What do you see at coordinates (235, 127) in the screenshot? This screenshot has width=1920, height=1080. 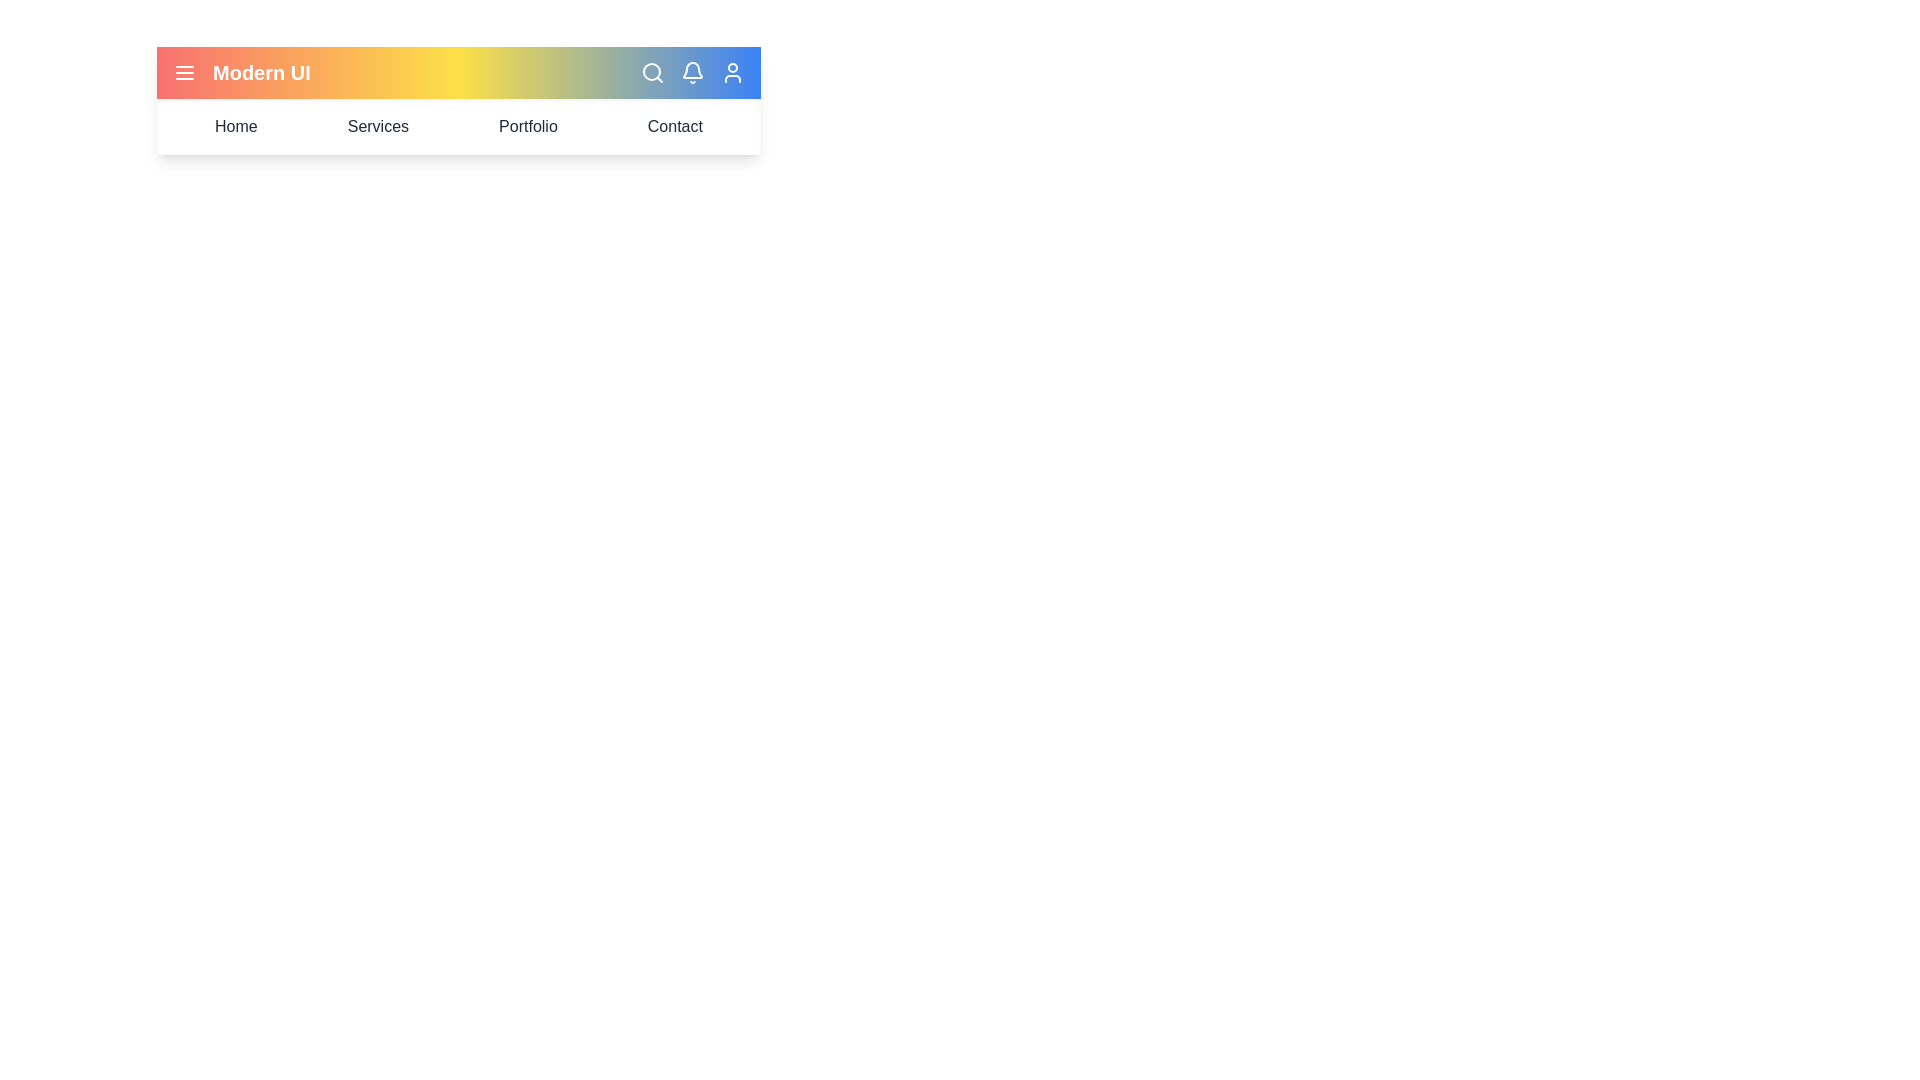 I see `the 'Home' menu item located at the top navigation bar` at bounding box center [235, 127].